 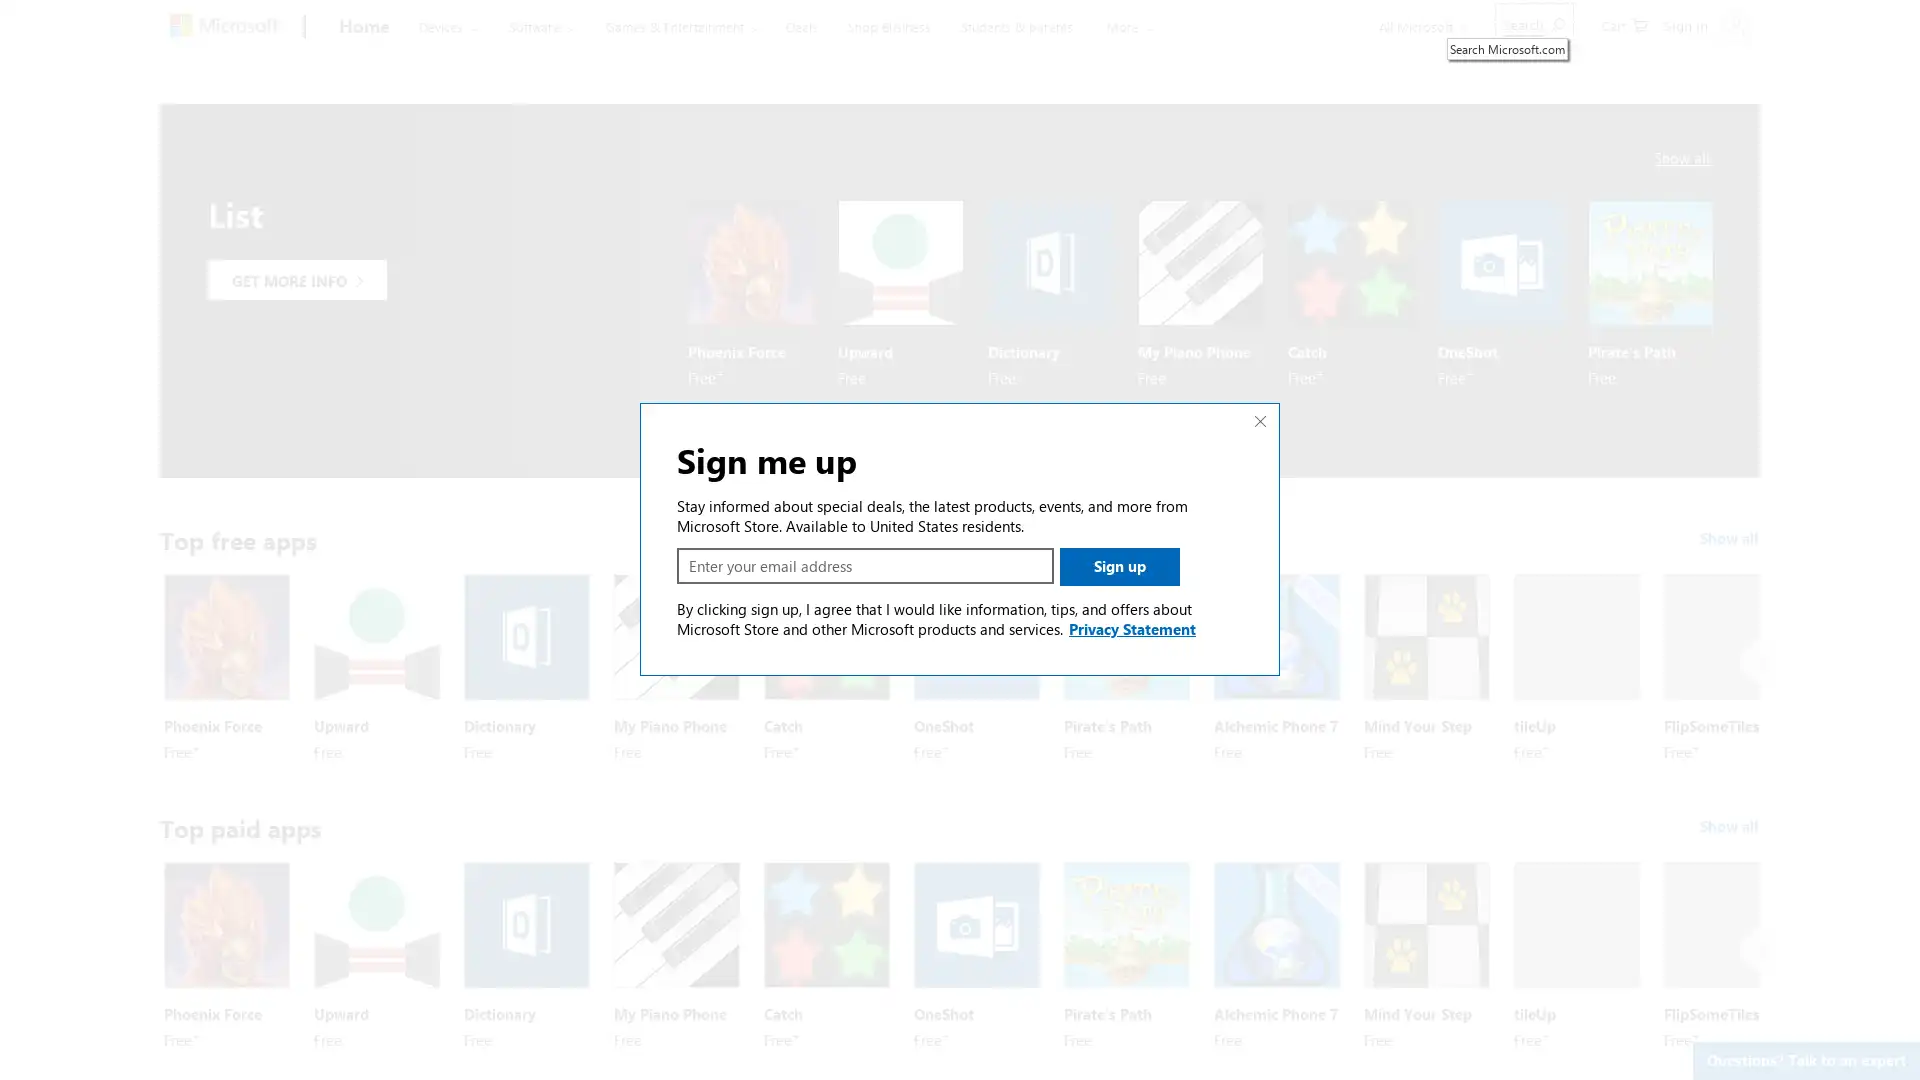 What do you see at coordinates (1761, 948) in the screenshot?
I see `Next` at bounding box center [1761, 948].